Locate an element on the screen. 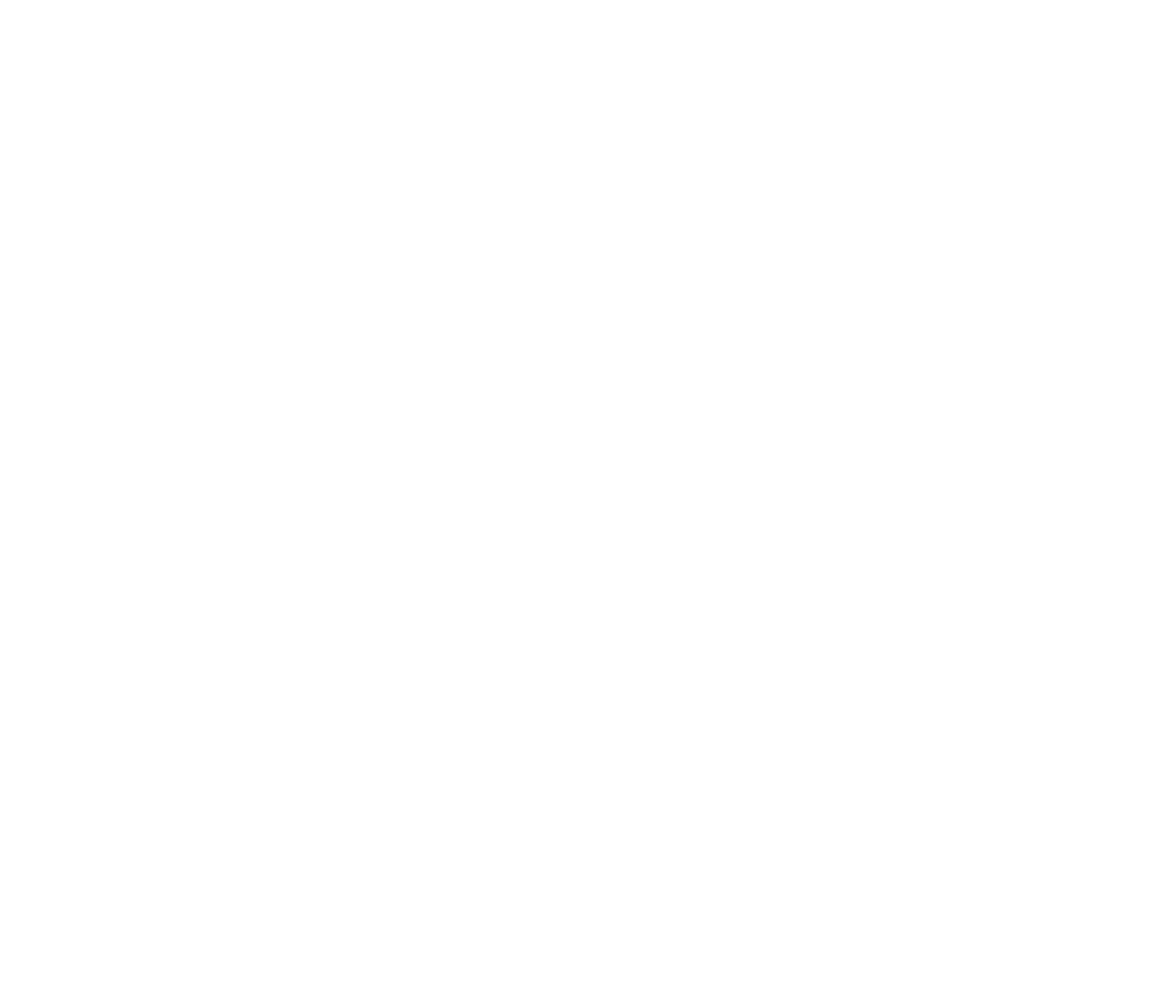 The height and width of the screenshot is (982, 1150). 'Future Publishing Limited Quay House, The Ambury, Bath BA1 1UA. All rights reserved. England and Wales company registration number 2008885.' is located at coordinates (353, 833).